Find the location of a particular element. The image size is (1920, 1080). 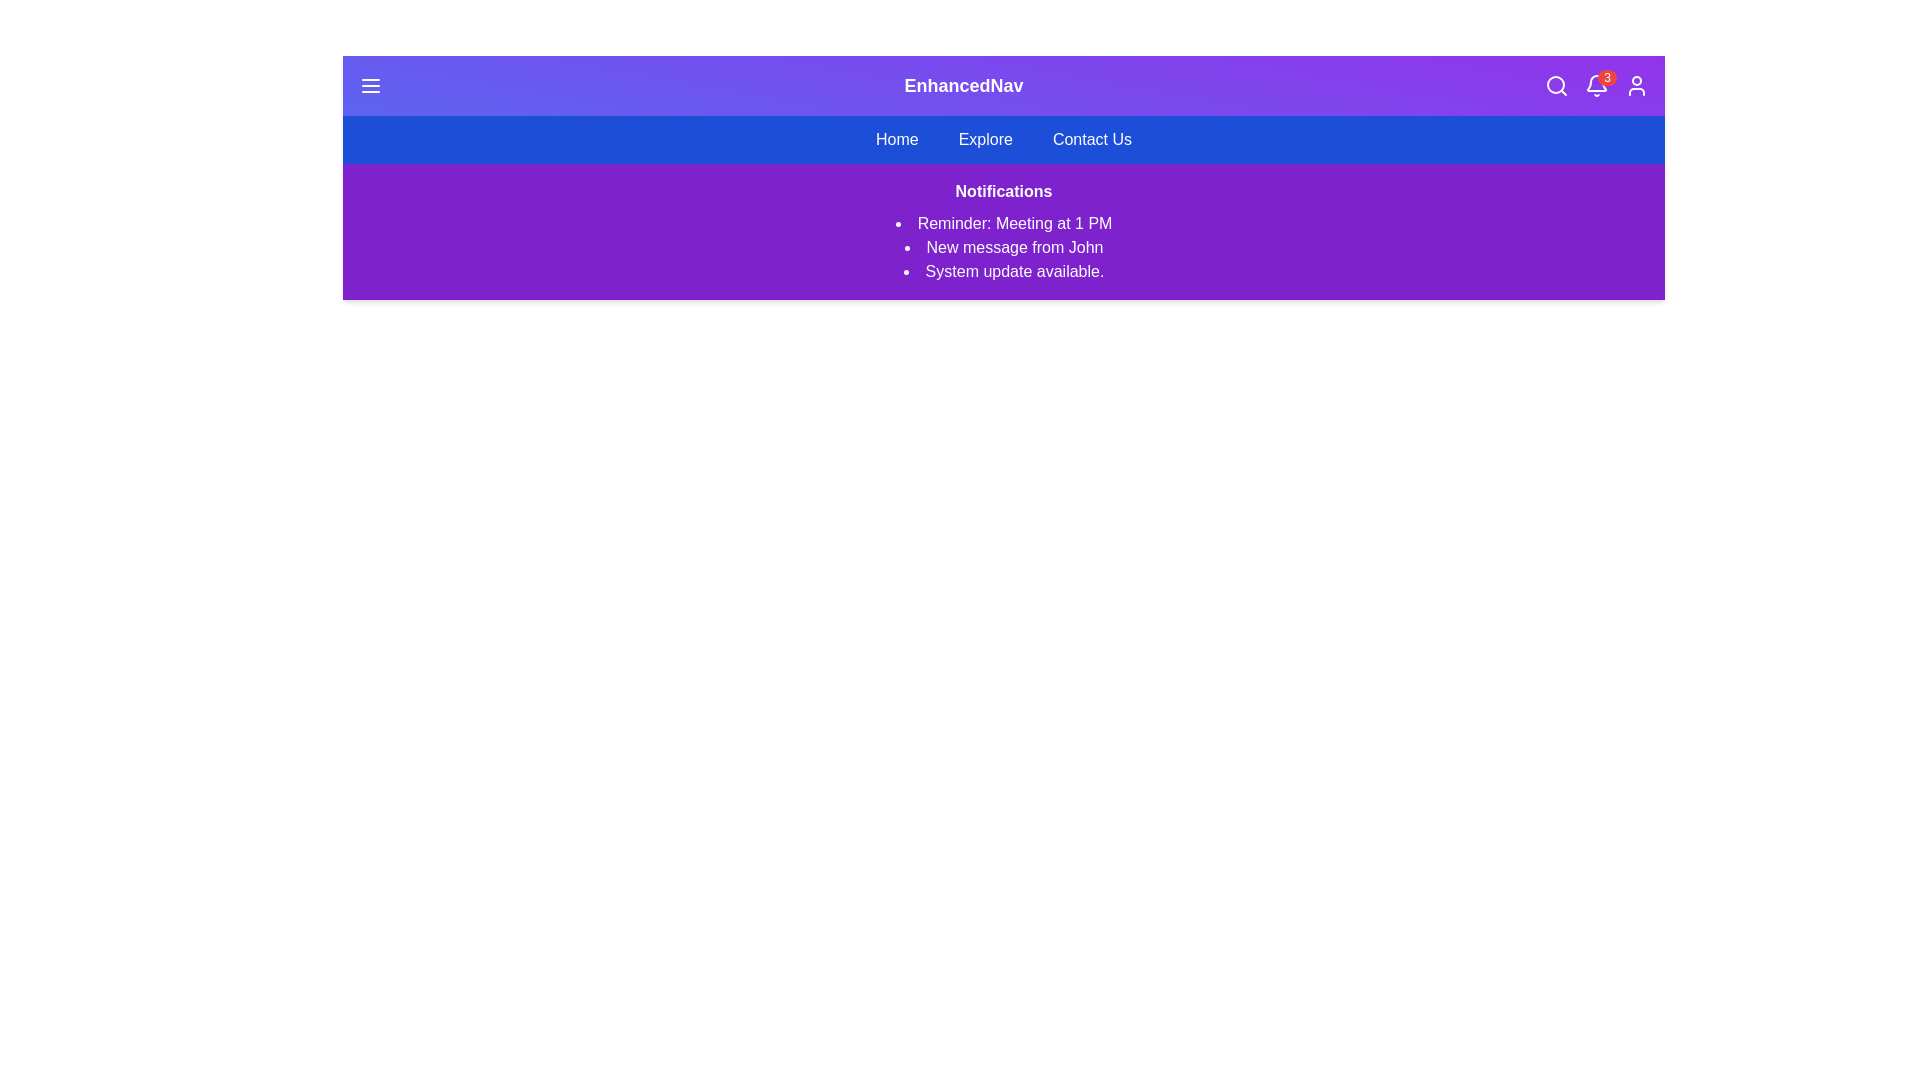

the Notification Bell Icon with Badge located is located at coordinates (1596, 84).